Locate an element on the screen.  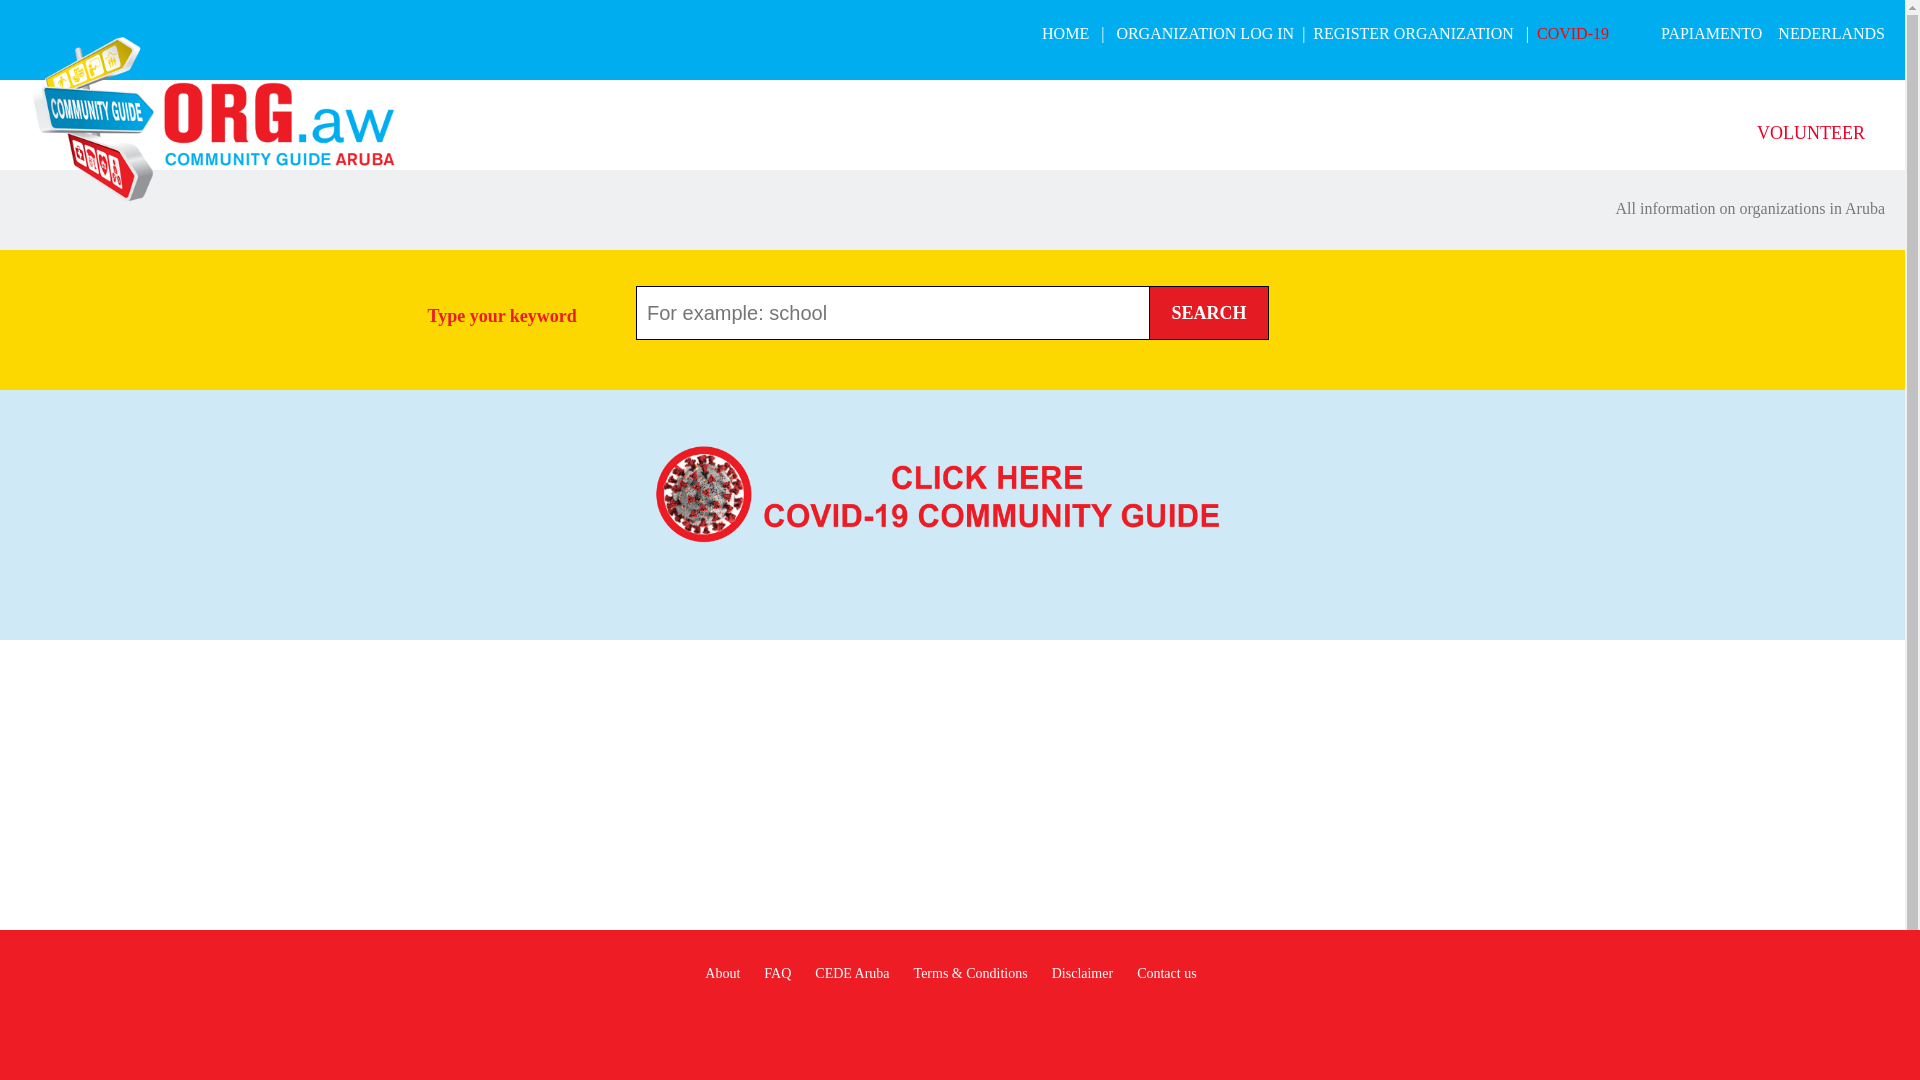
'FAQ' is located at coordinates (762, 972).